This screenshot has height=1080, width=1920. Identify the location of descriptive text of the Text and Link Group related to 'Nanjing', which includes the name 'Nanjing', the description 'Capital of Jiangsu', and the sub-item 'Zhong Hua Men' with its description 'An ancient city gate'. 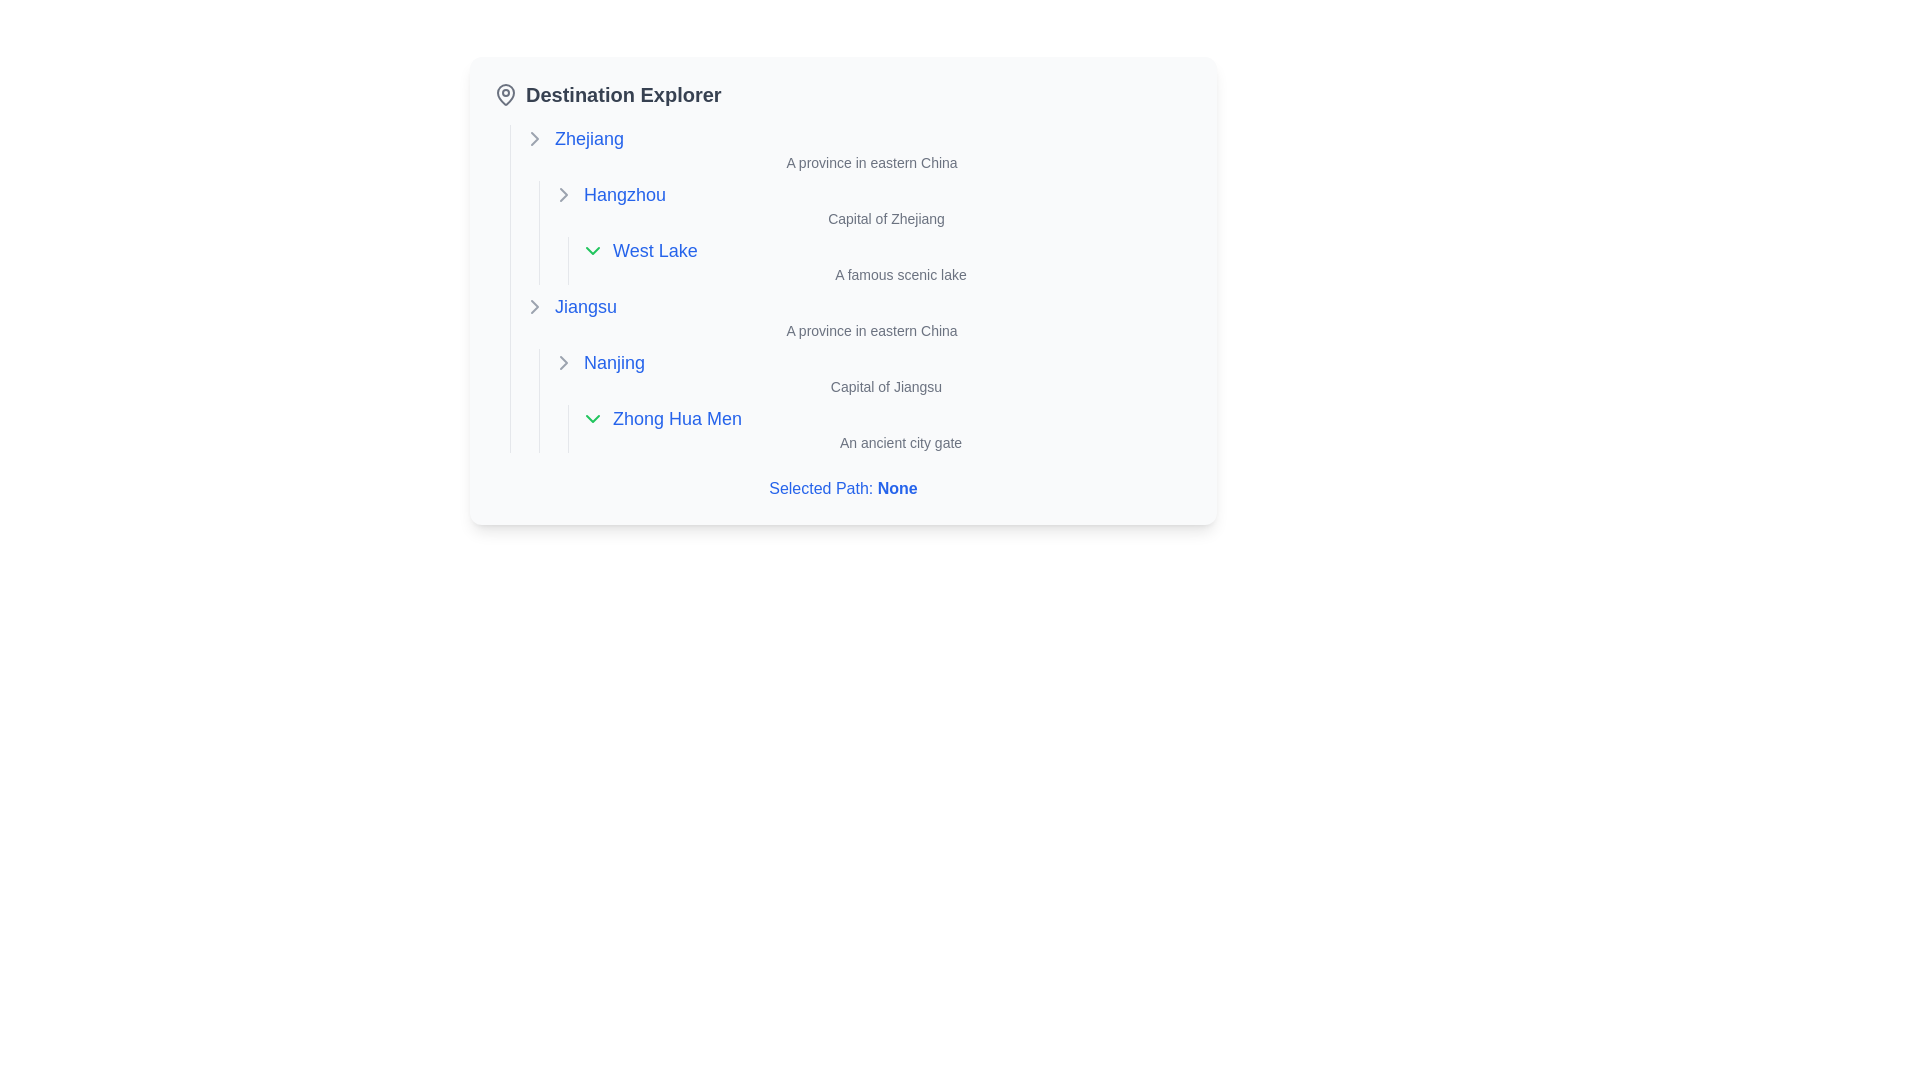
(872, 401).